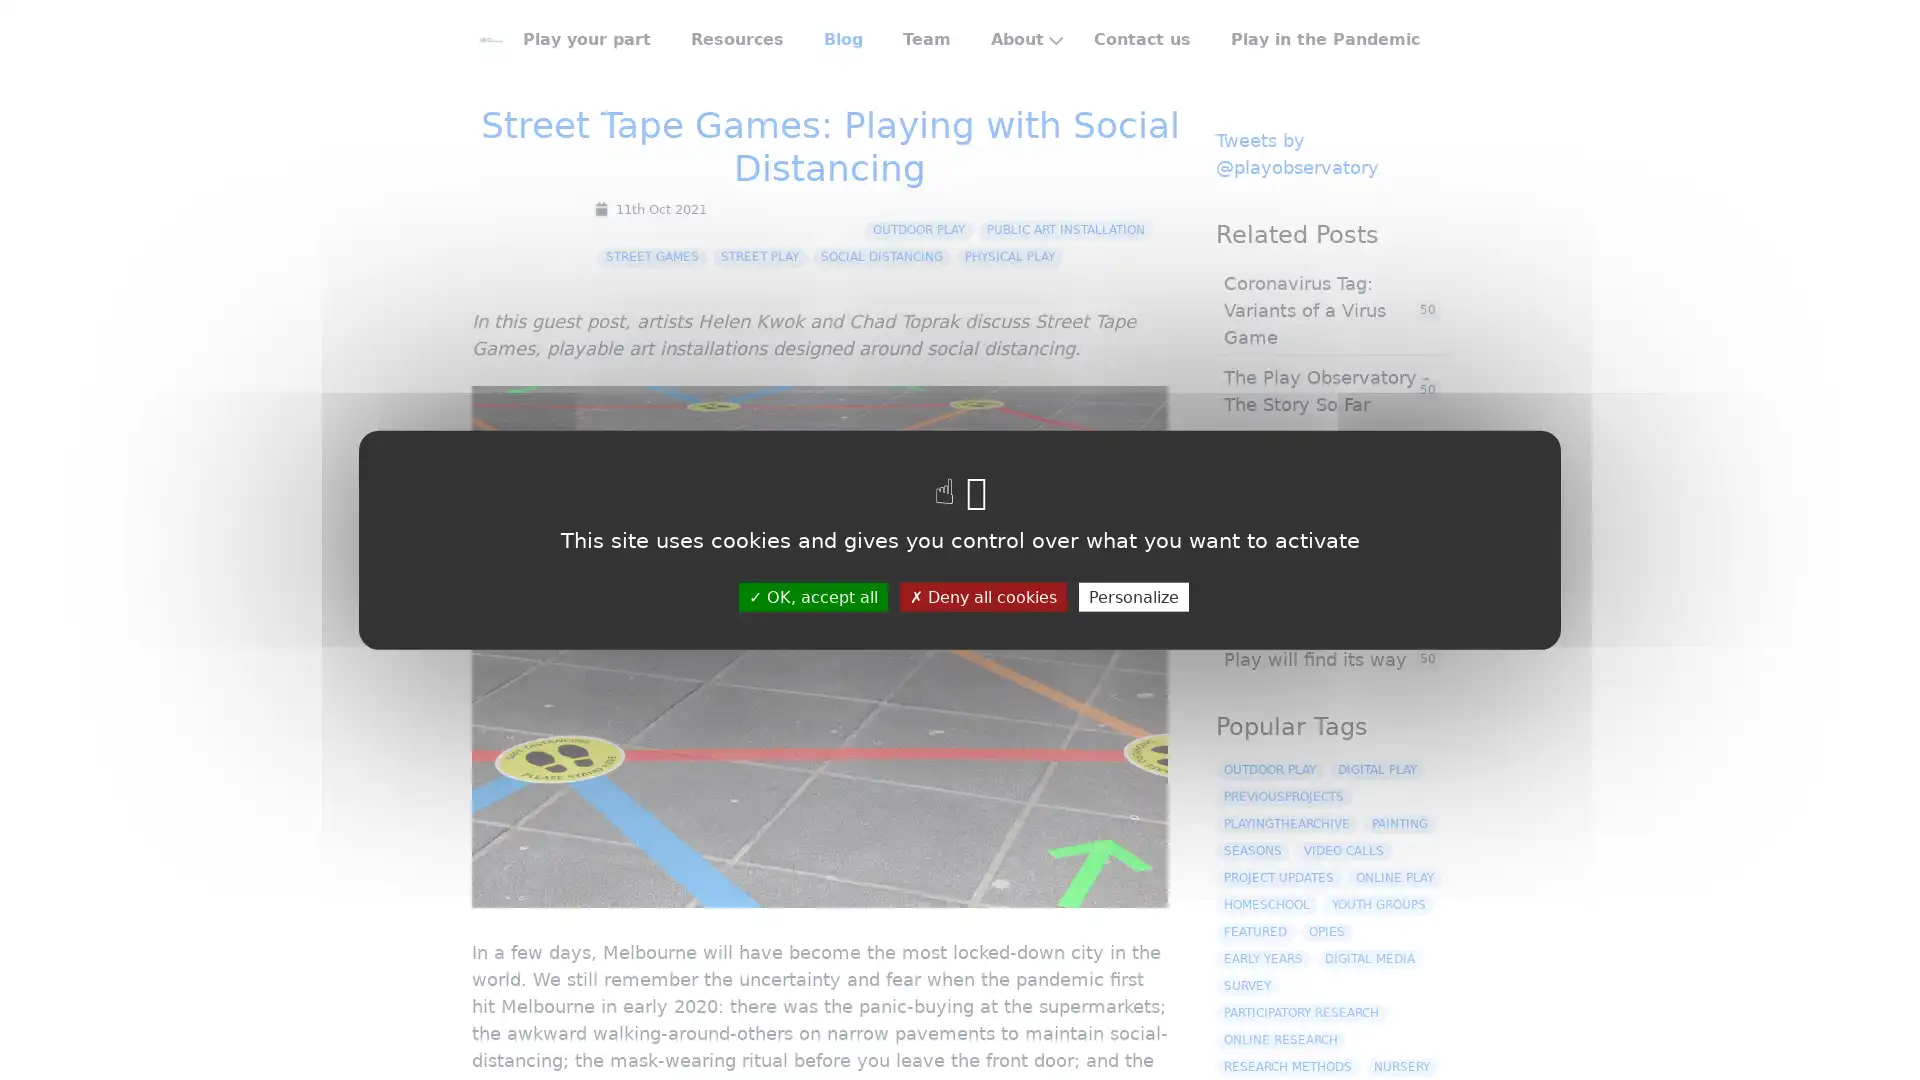 The height and width of the screenshot is (1080, 1920). I want to click on Deny all cookies, so click(982, 595).